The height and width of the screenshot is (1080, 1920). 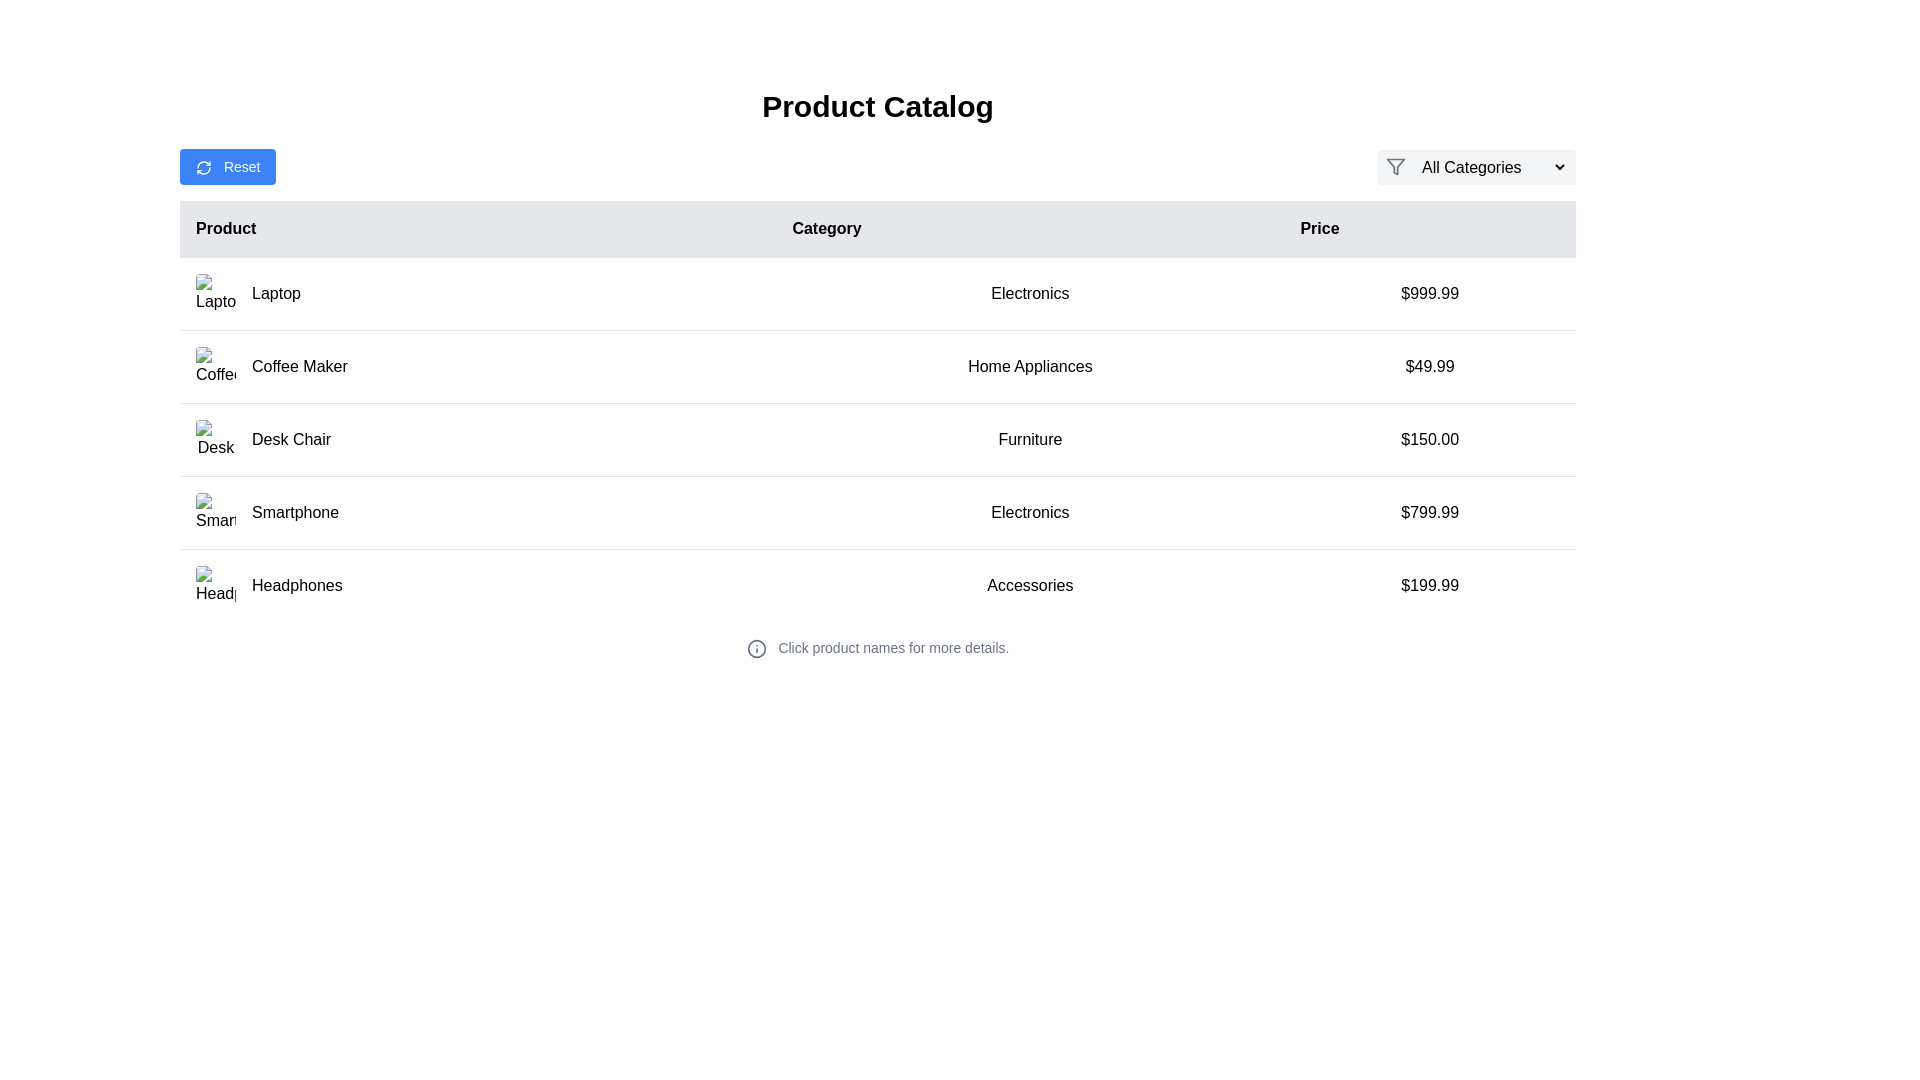 What do you see at coordinates (1395, 165) in the screenshot?
I see `the filter icon located to the left of the 'All Categories' dropdown in the upper right corner of the interface to trigger a tooltip or highlight effect` at bounding box center [1395, 165].